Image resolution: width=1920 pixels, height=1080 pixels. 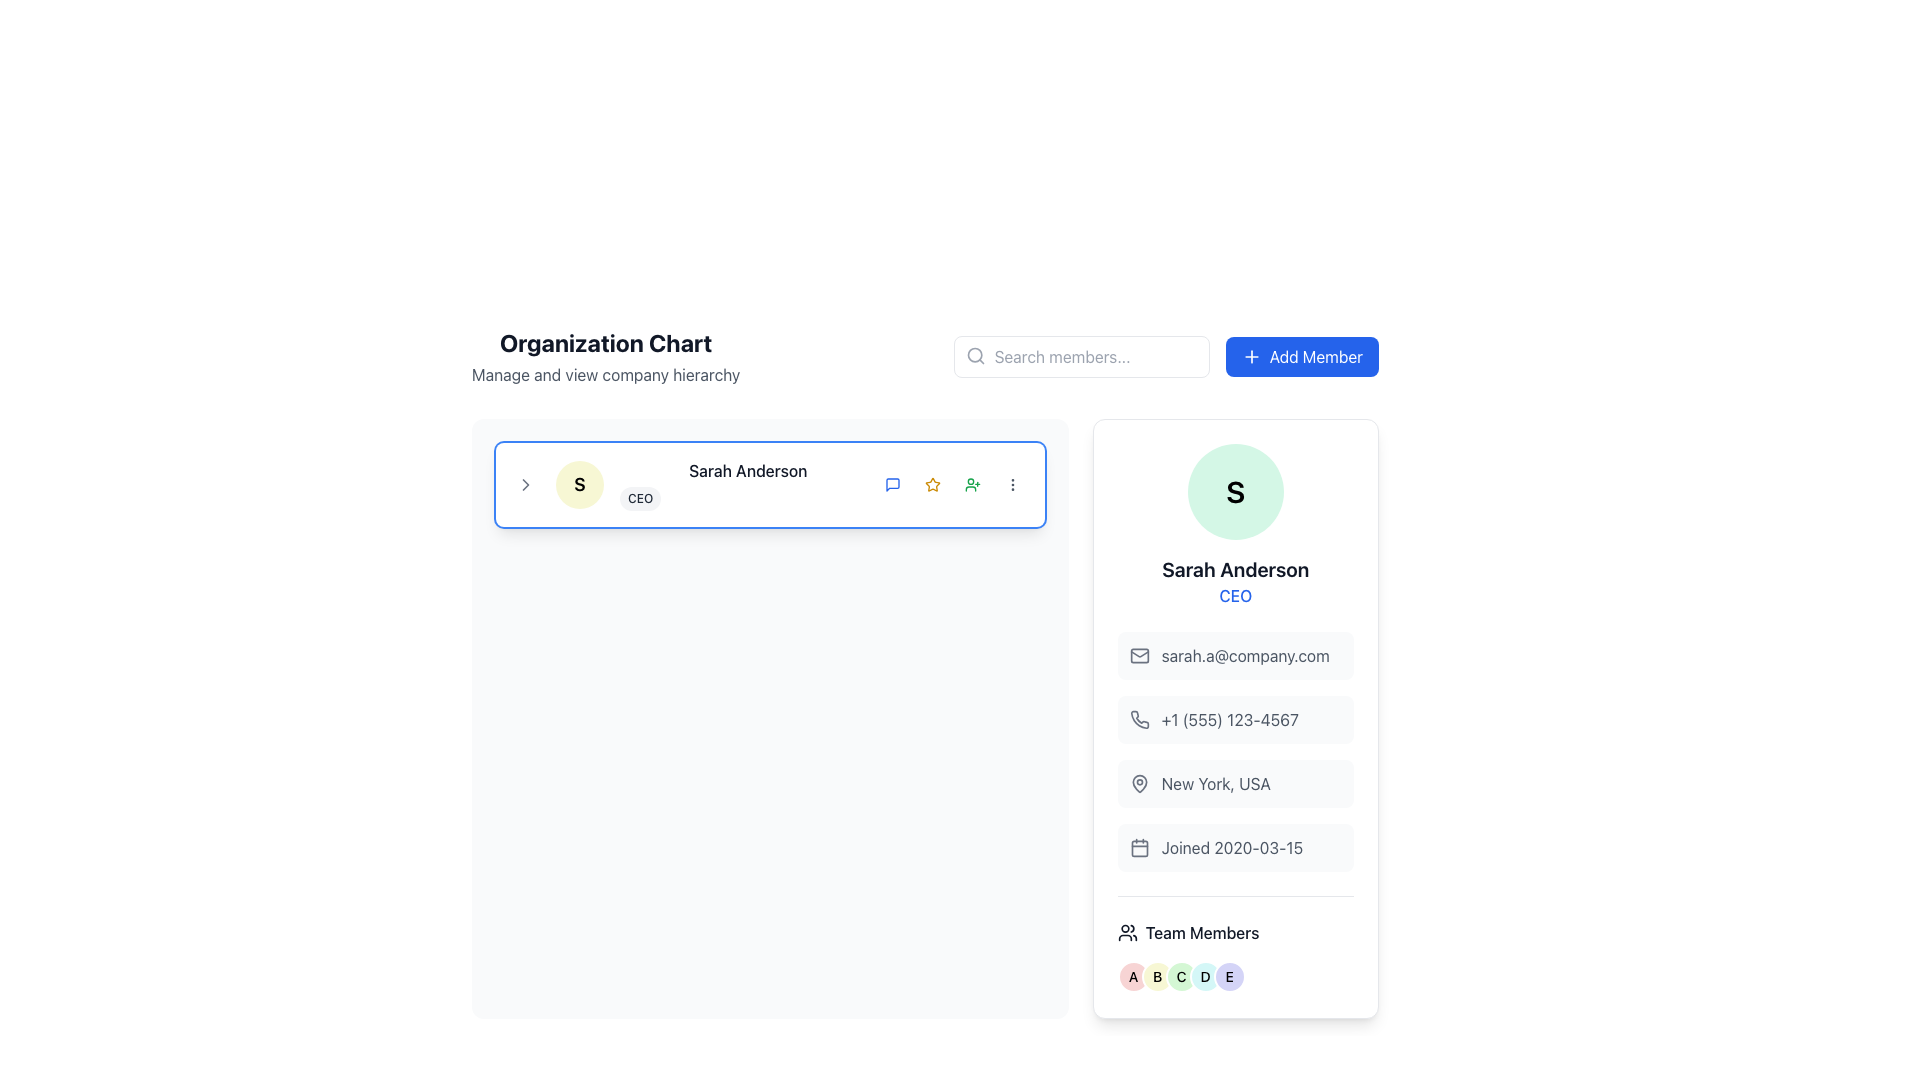 I want to click on the circular indicator labeled 'C' with a green background and white border, located in the 'Team Members' section of the user profile, so click(x=1181, y=975).